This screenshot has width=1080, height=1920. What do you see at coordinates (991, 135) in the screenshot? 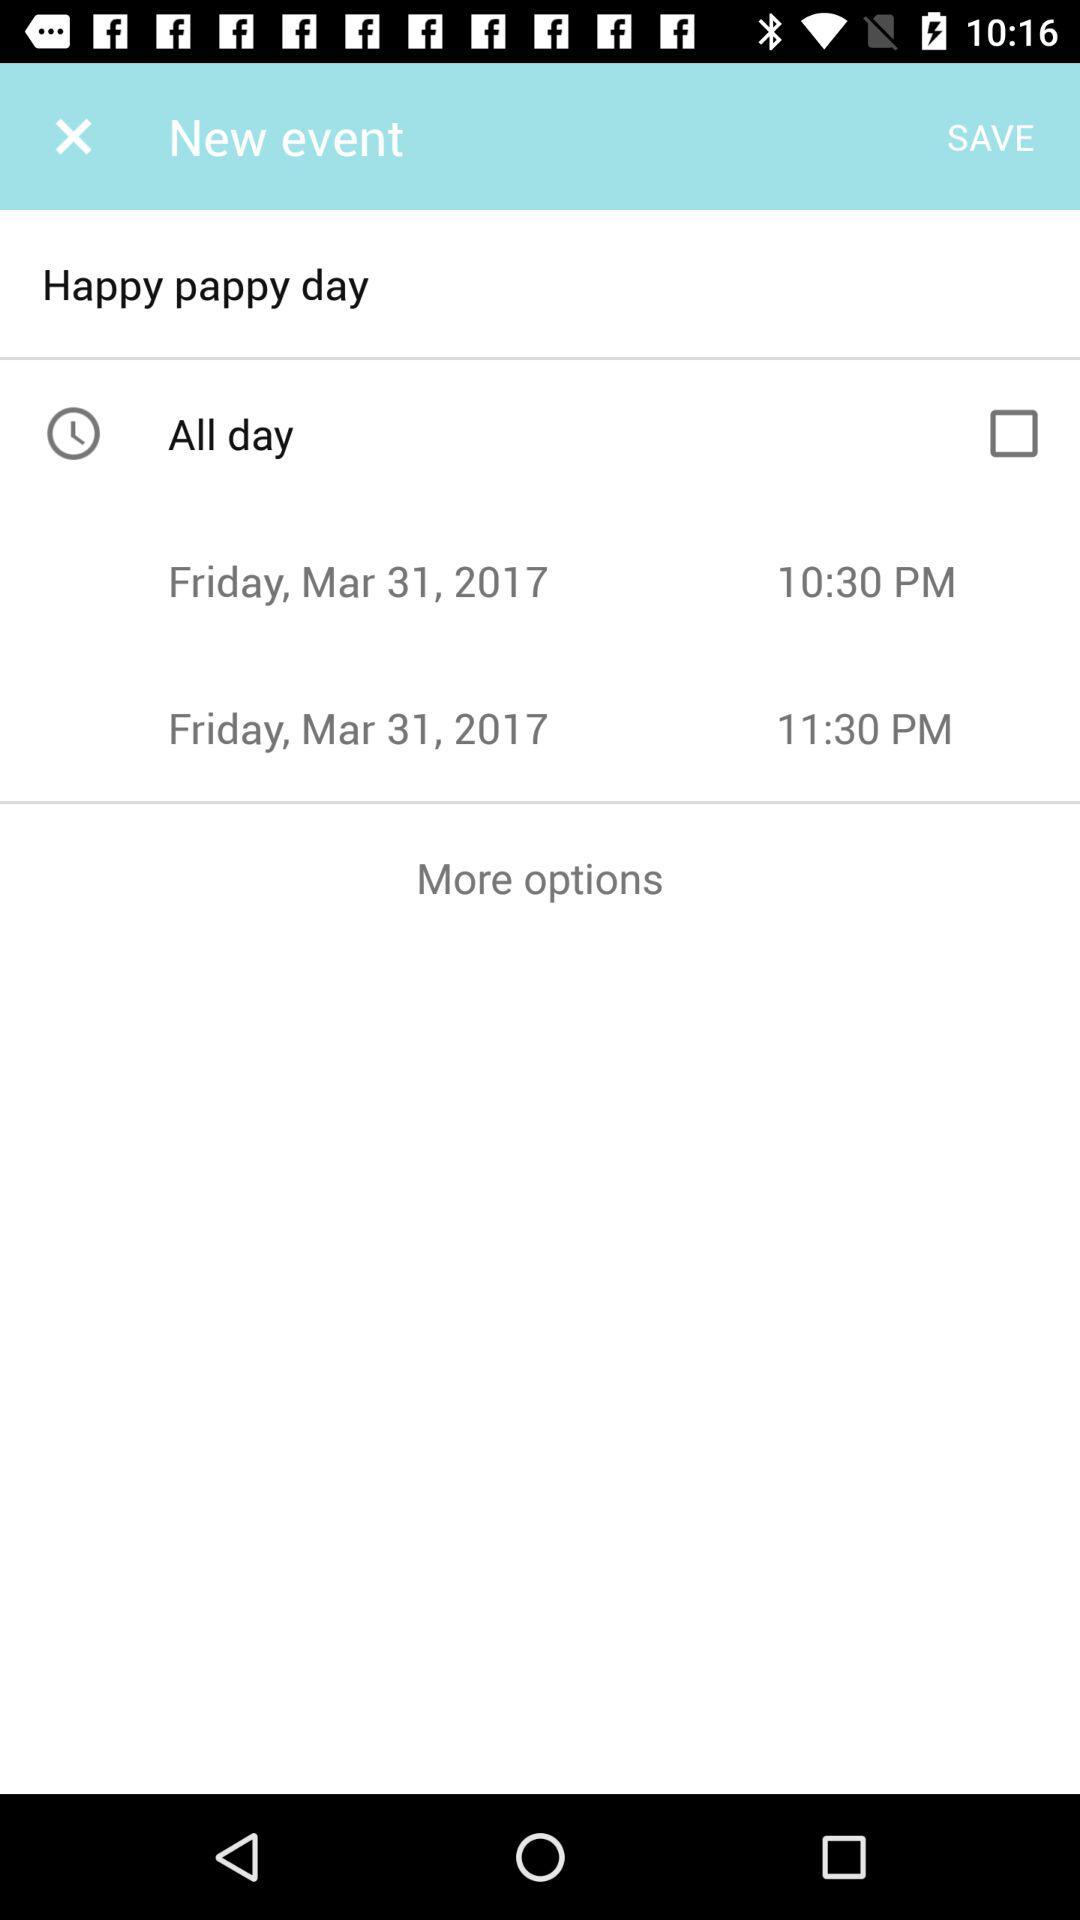
I see `save on the right side of new event` at bounding box center [991, 135].